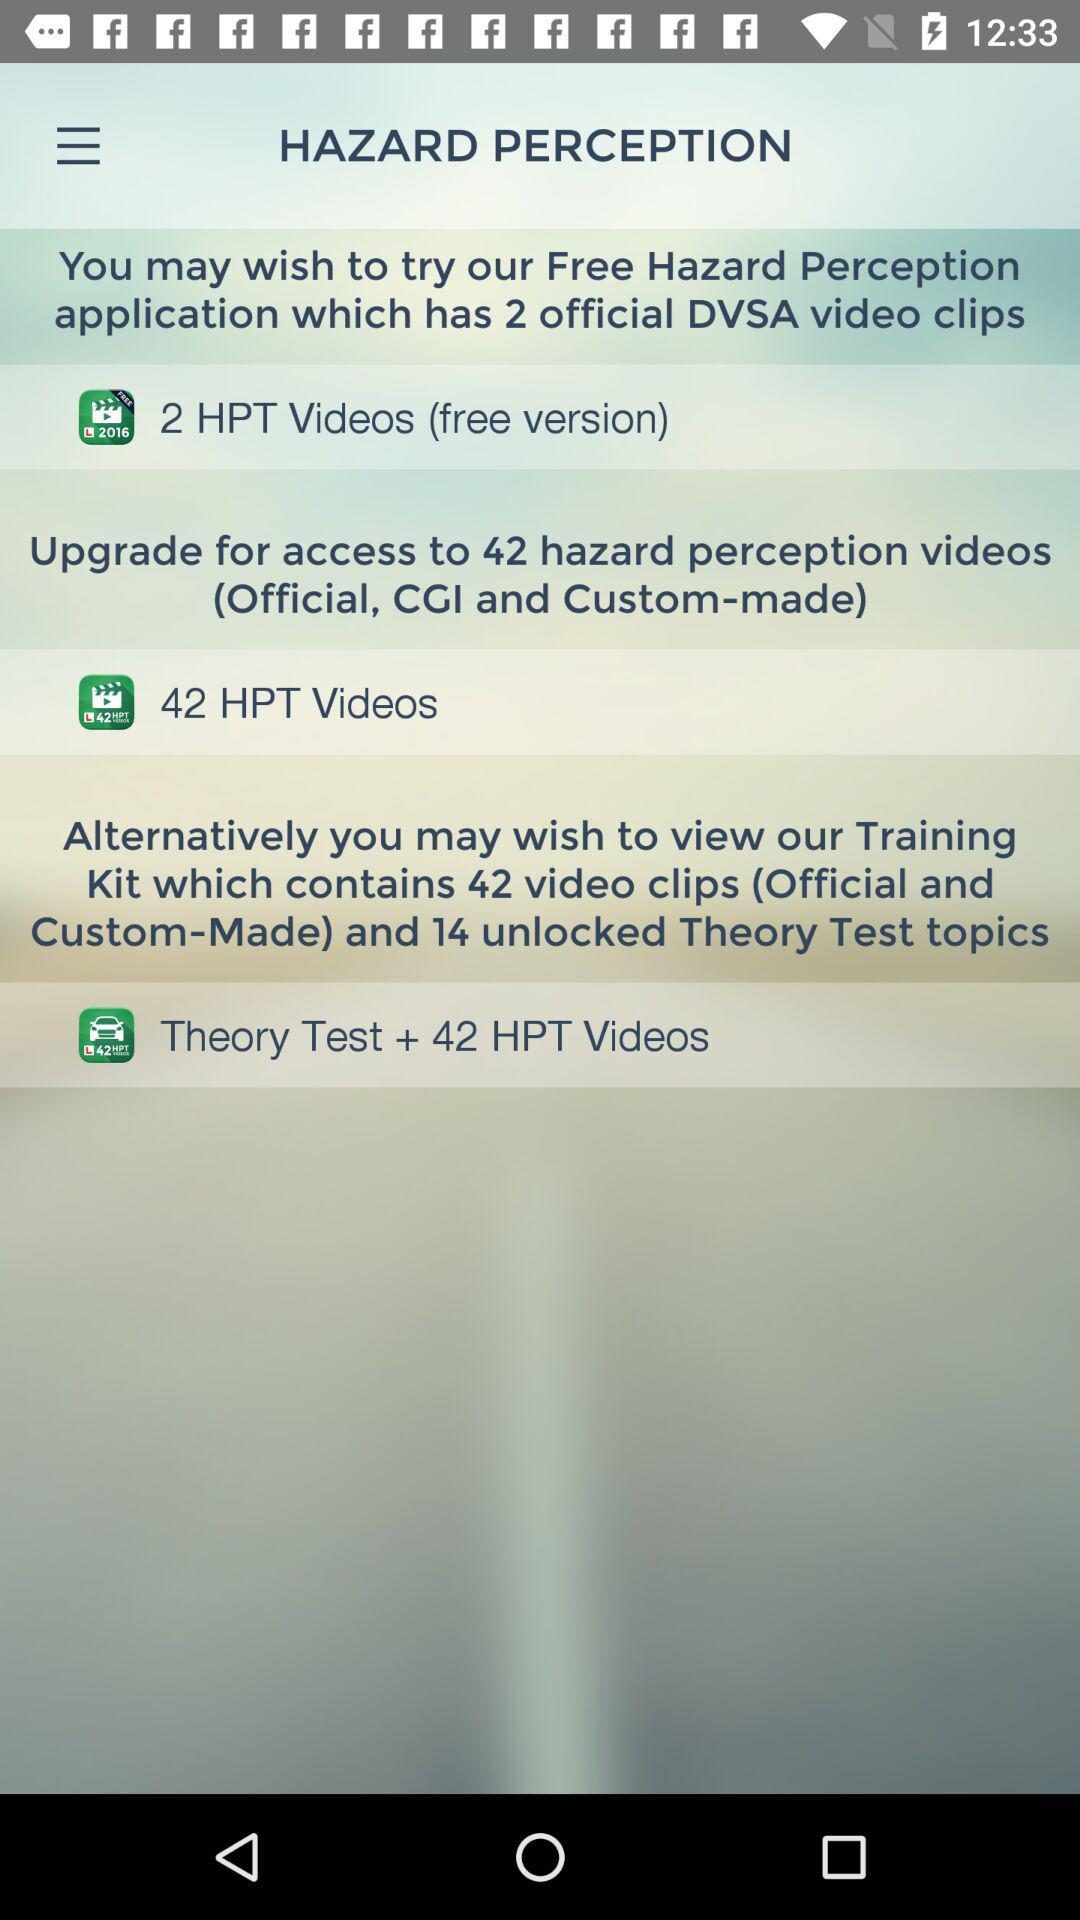  I want to click on the icon which is beside theory test  42 hpt videos, so click(106, 1035).